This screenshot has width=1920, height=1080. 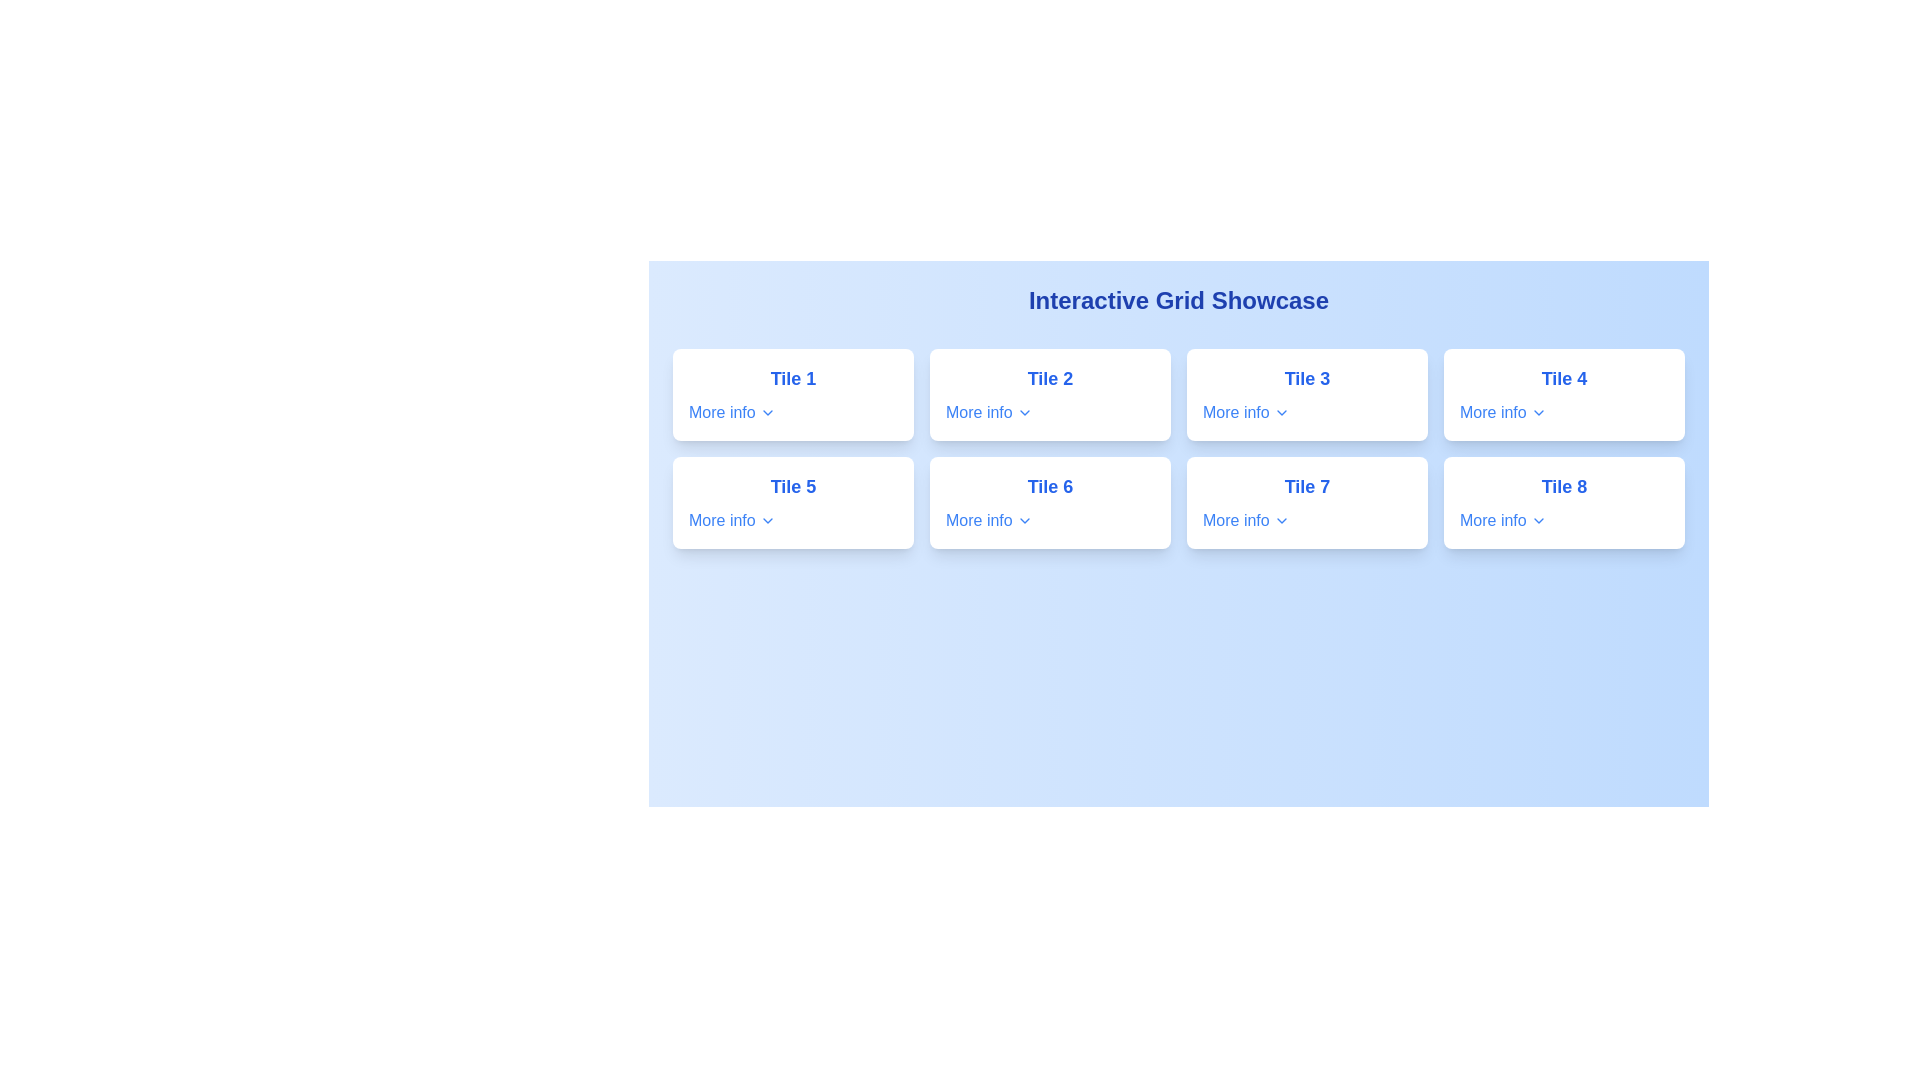 I want to click on the chevron icon located in the second grid tile, titled 'Tile 2', next to the 'More info' text, so click(x=1024, y=411).